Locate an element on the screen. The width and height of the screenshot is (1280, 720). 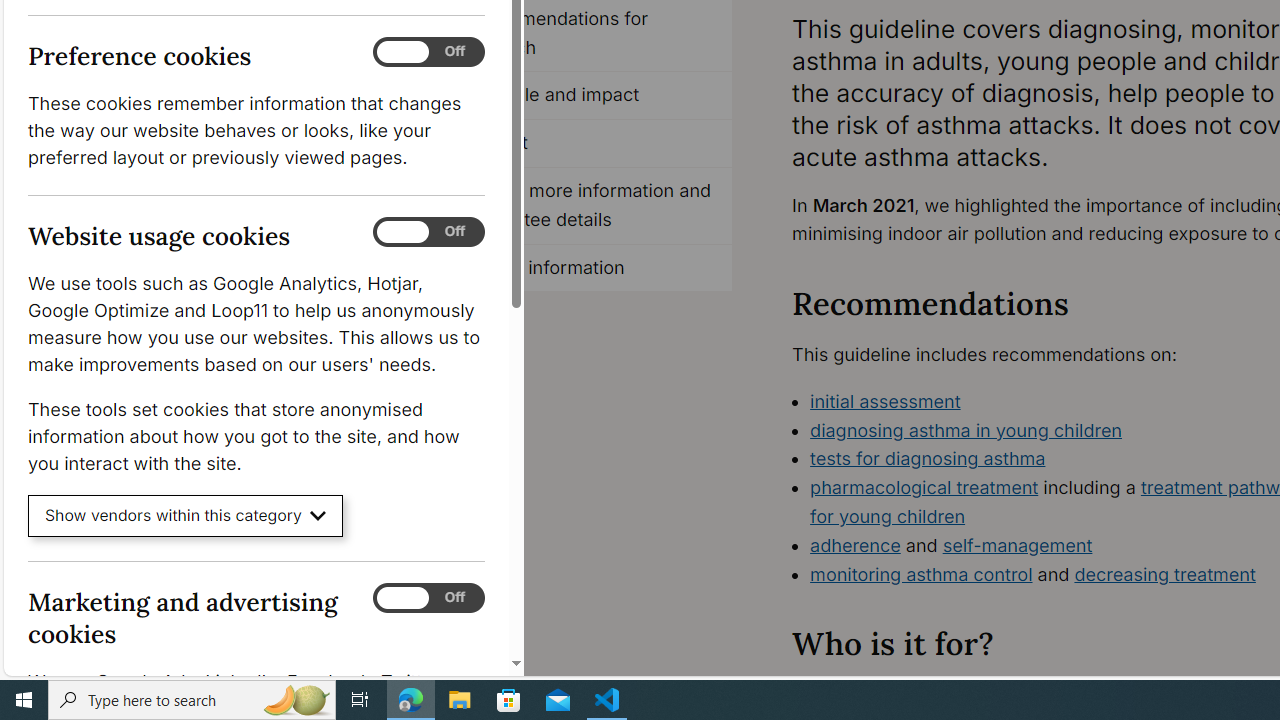
'pharmacological treatment' is located at coordinates (923, 487).